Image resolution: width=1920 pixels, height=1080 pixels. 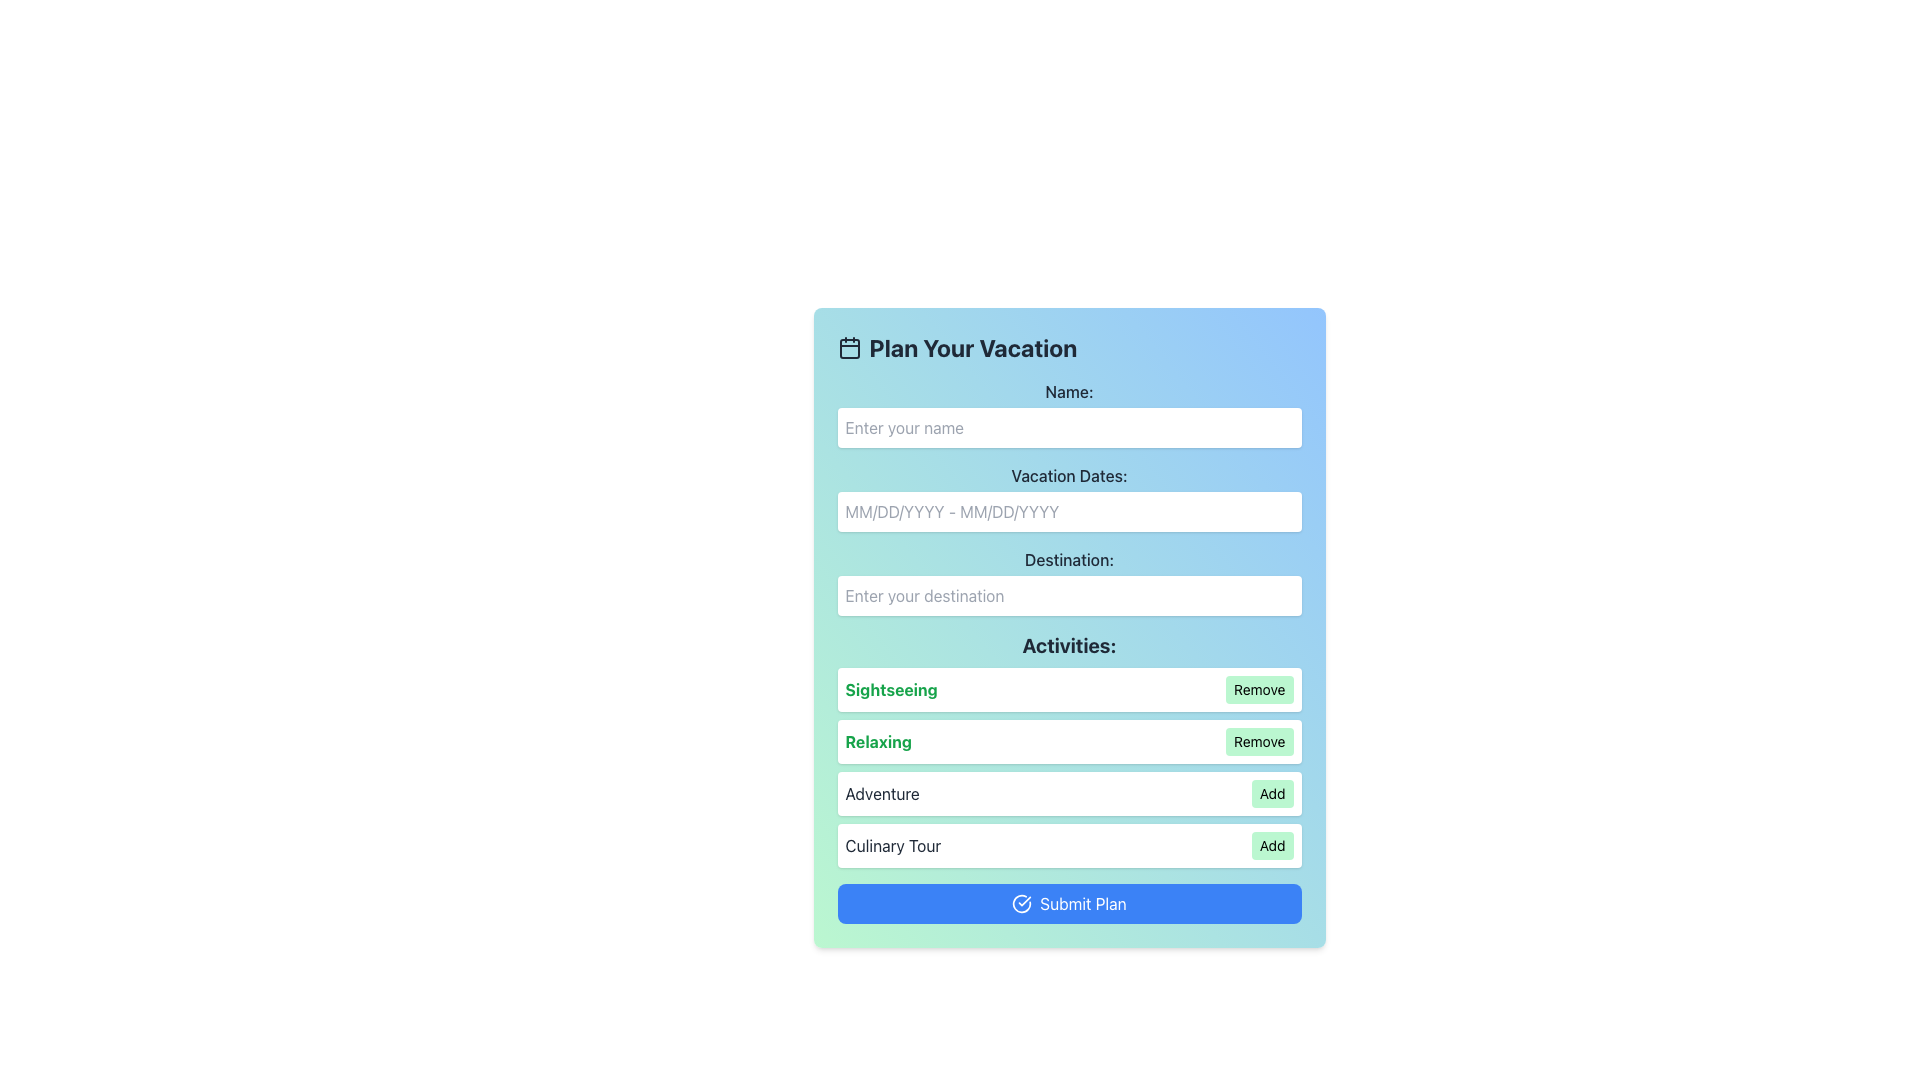 What do you see at coordinates (849, 346) in the screenshot?
I see `the calendar icon located in the title bar of the form, just to the left of the text 'Plan Your Vacation'` at bounding box center [849, 346].